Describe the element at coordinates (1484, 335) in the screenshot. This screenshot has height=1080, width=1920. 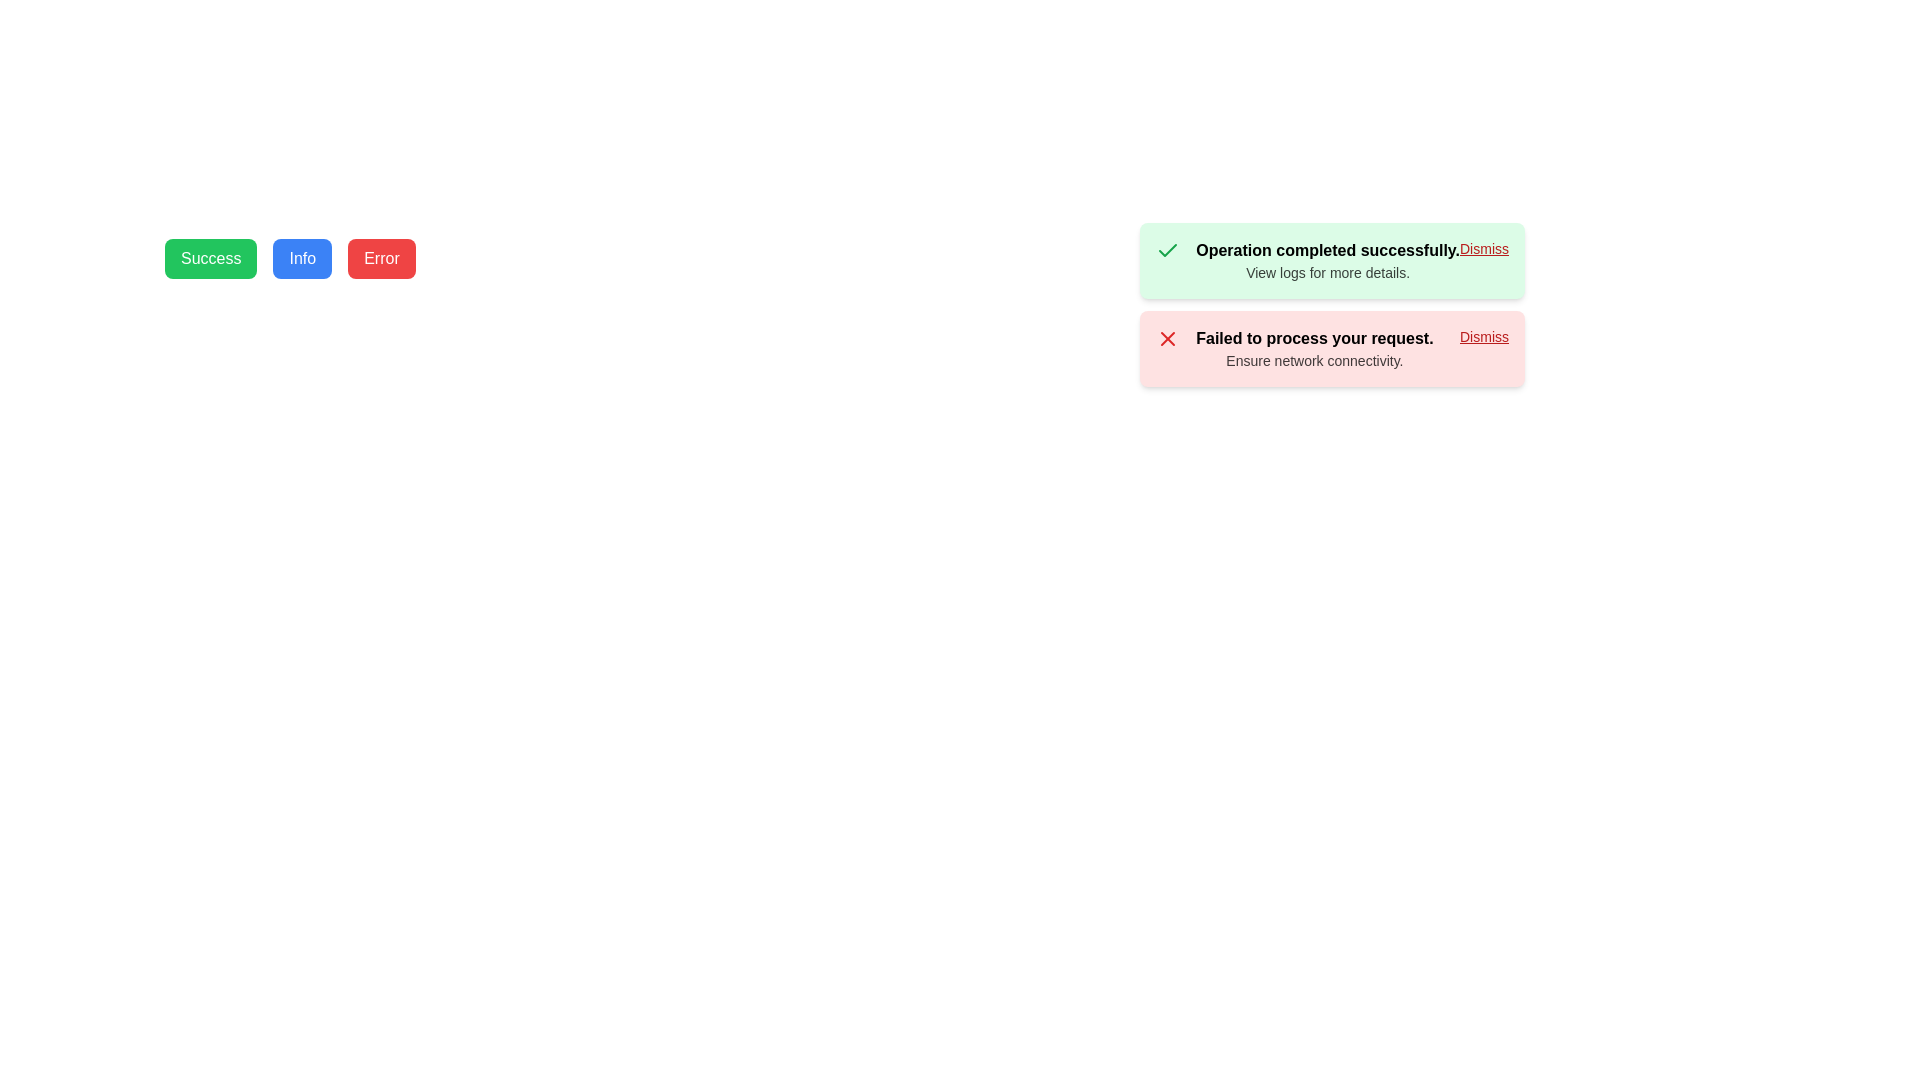
I see `the 'Dismiss' text link, which is styled with an underline and red text, located at the right end of the message box` at that location.